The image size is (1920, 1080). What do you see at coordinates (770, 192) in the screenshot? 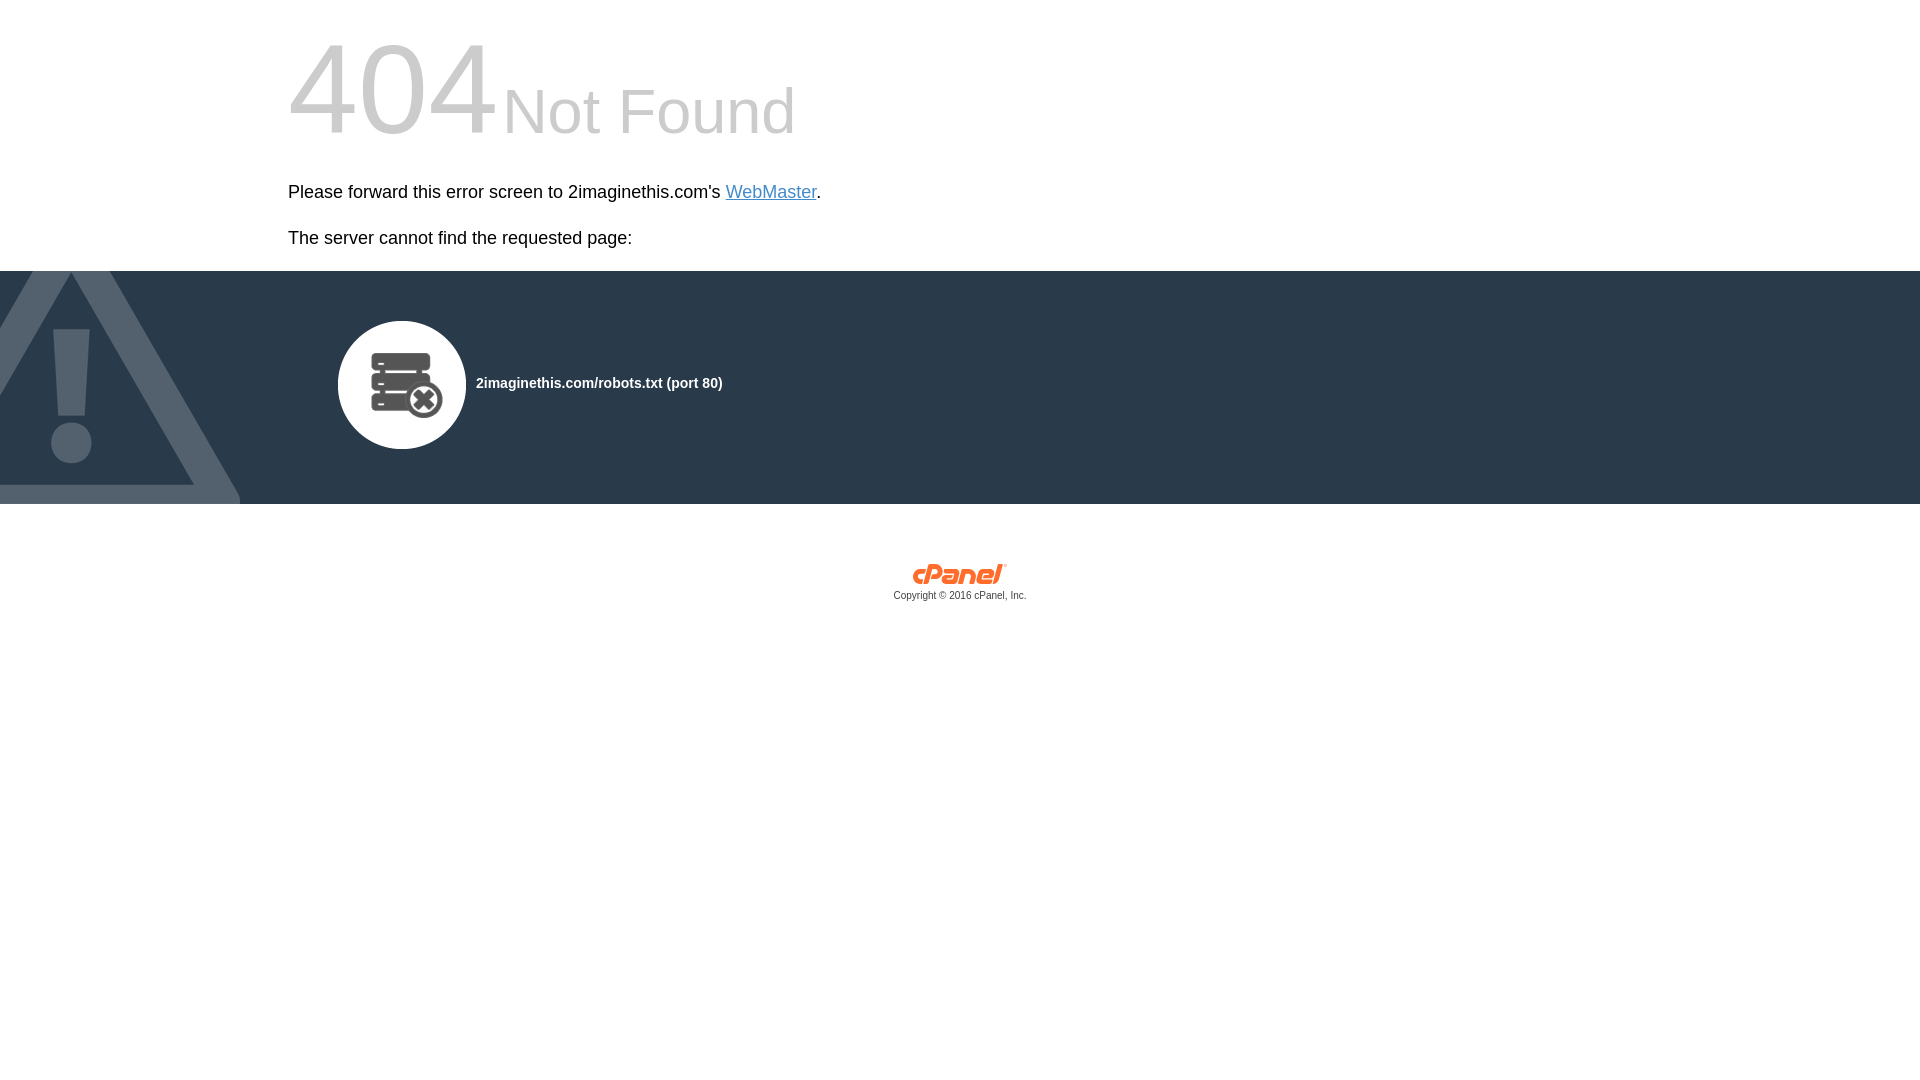
I see `'WebMaster'` at bounding box center [770, 192].